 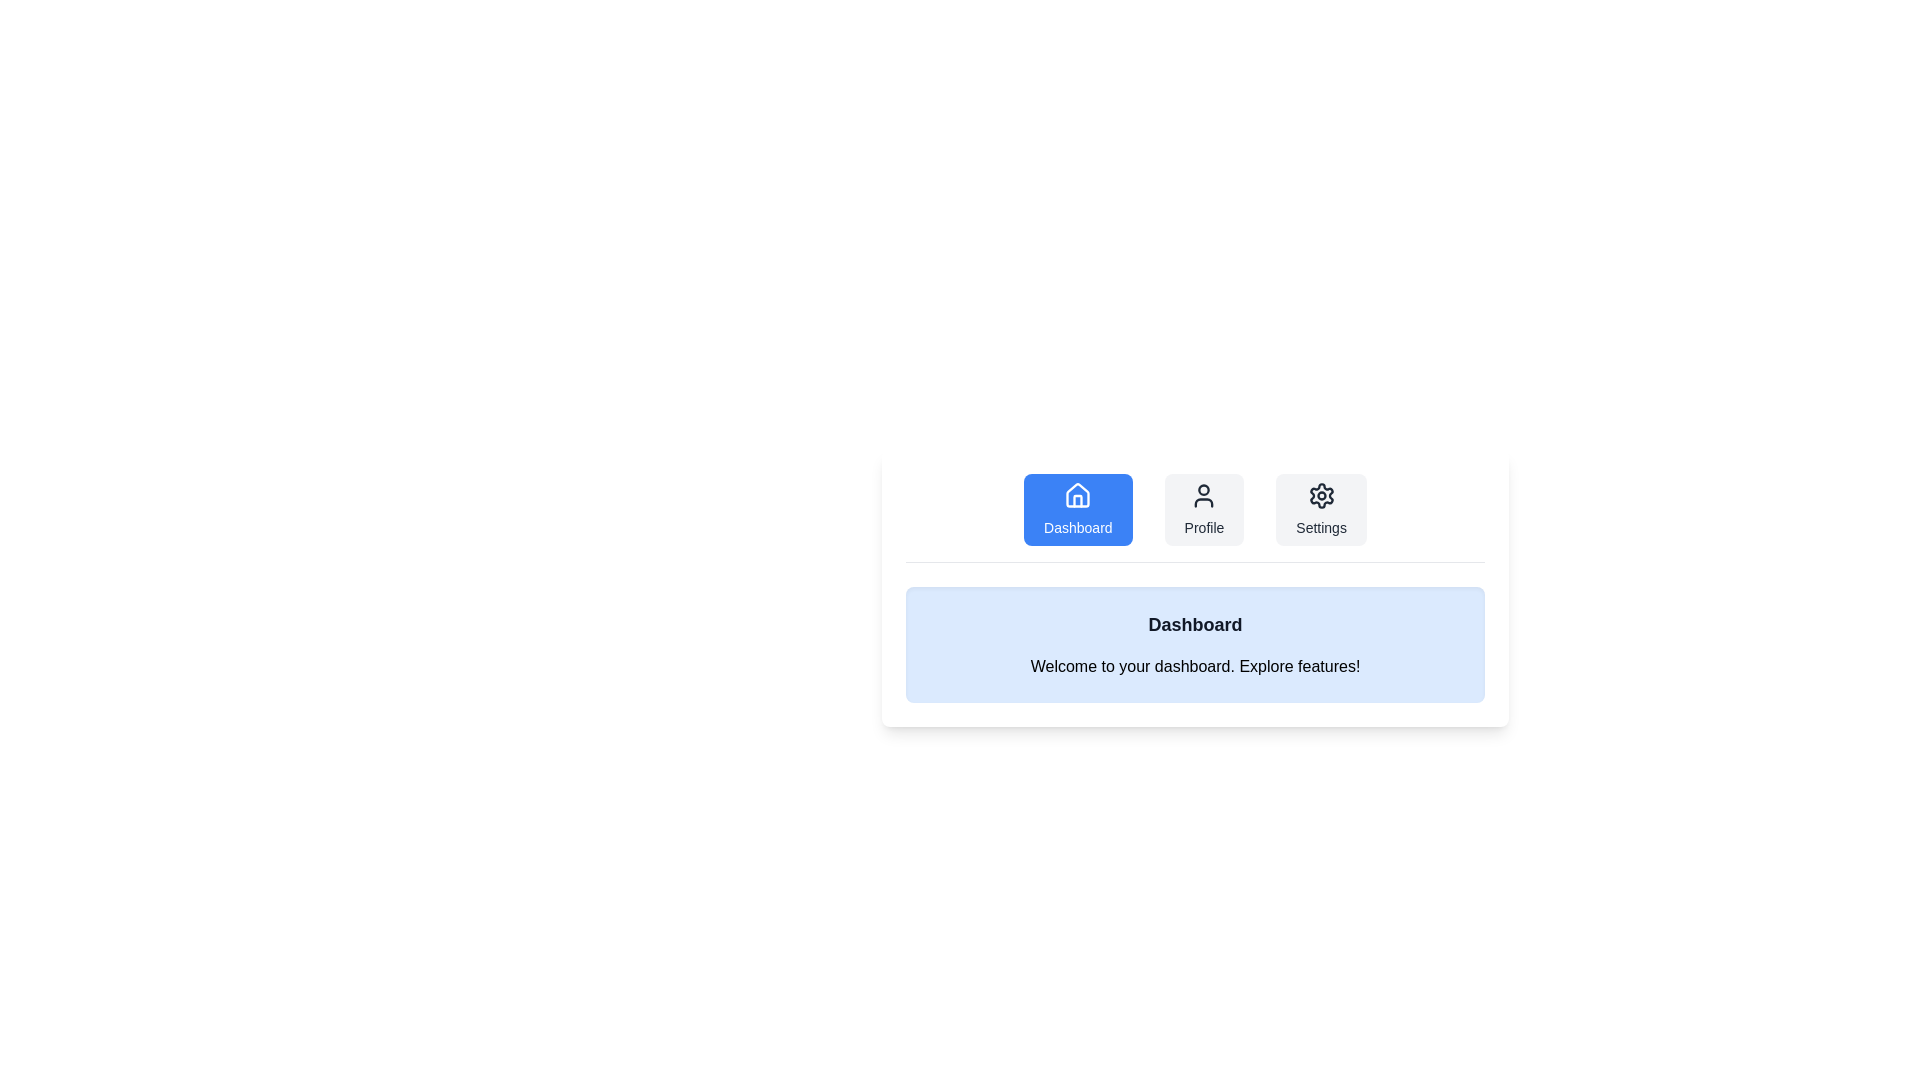 What do you see at coordinates (1077, 508) in the screenshot?
I see `the Dashboard tab` at bounding box center [1077, 508].